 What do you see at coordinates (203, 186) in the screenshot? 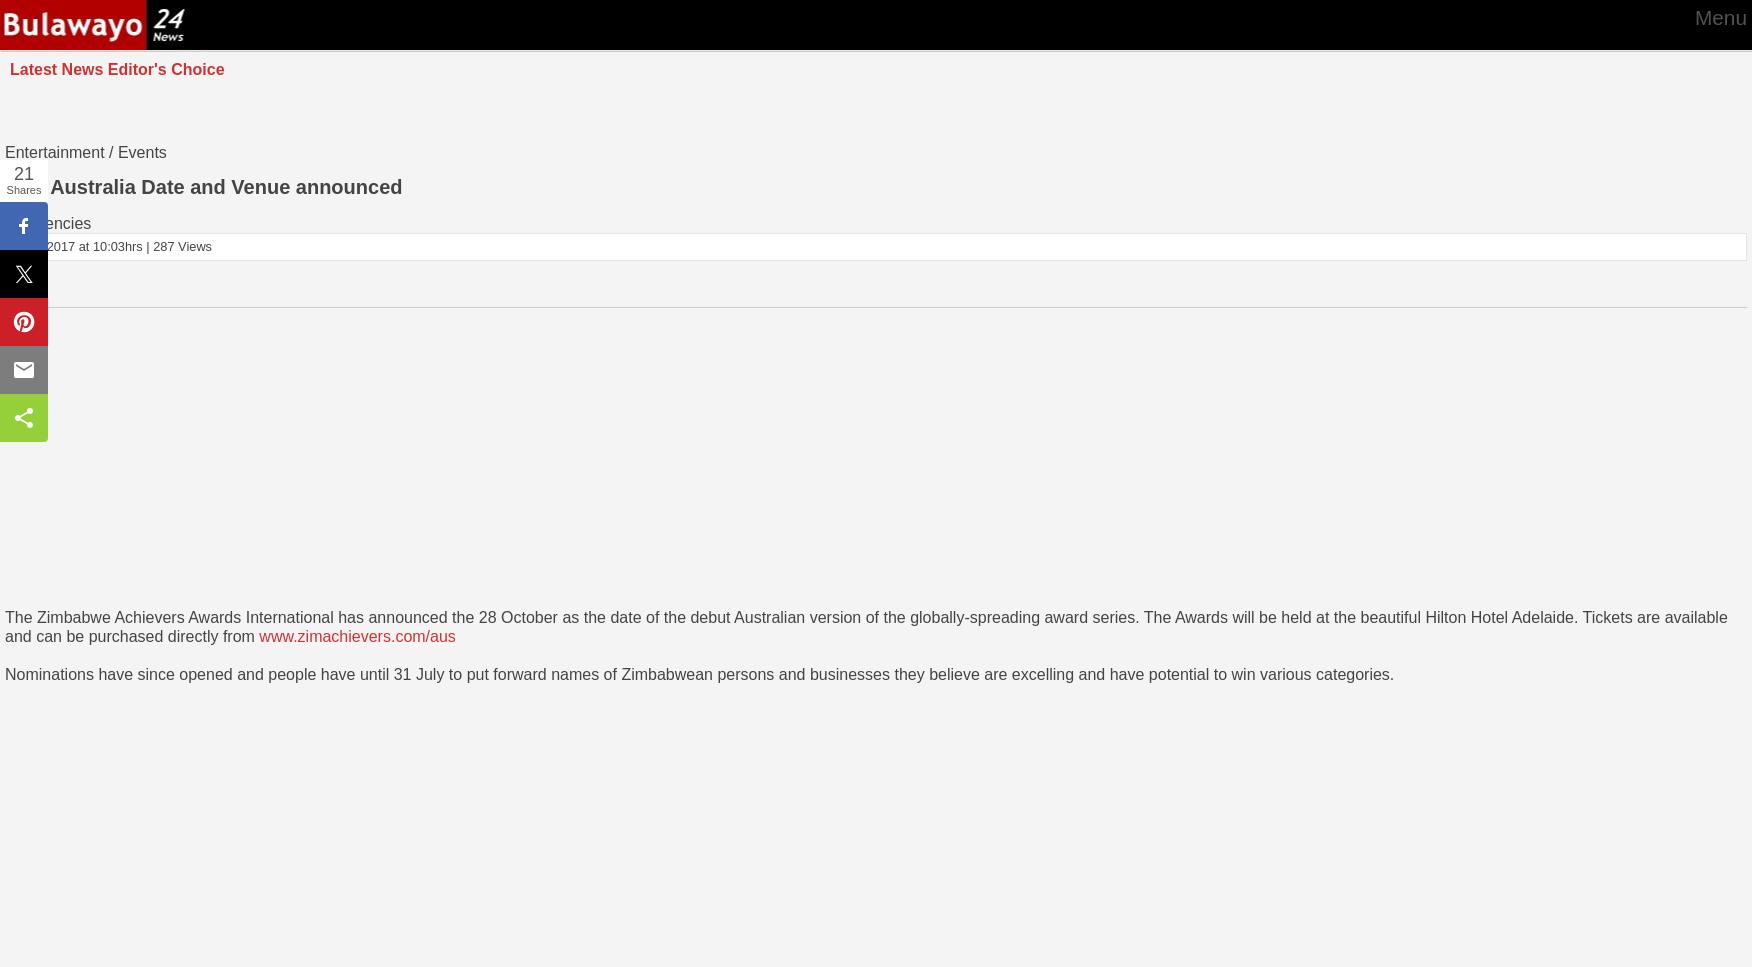
I see `'ZAA Australia Date and Venue announced'` at bounding box center [203, 186].